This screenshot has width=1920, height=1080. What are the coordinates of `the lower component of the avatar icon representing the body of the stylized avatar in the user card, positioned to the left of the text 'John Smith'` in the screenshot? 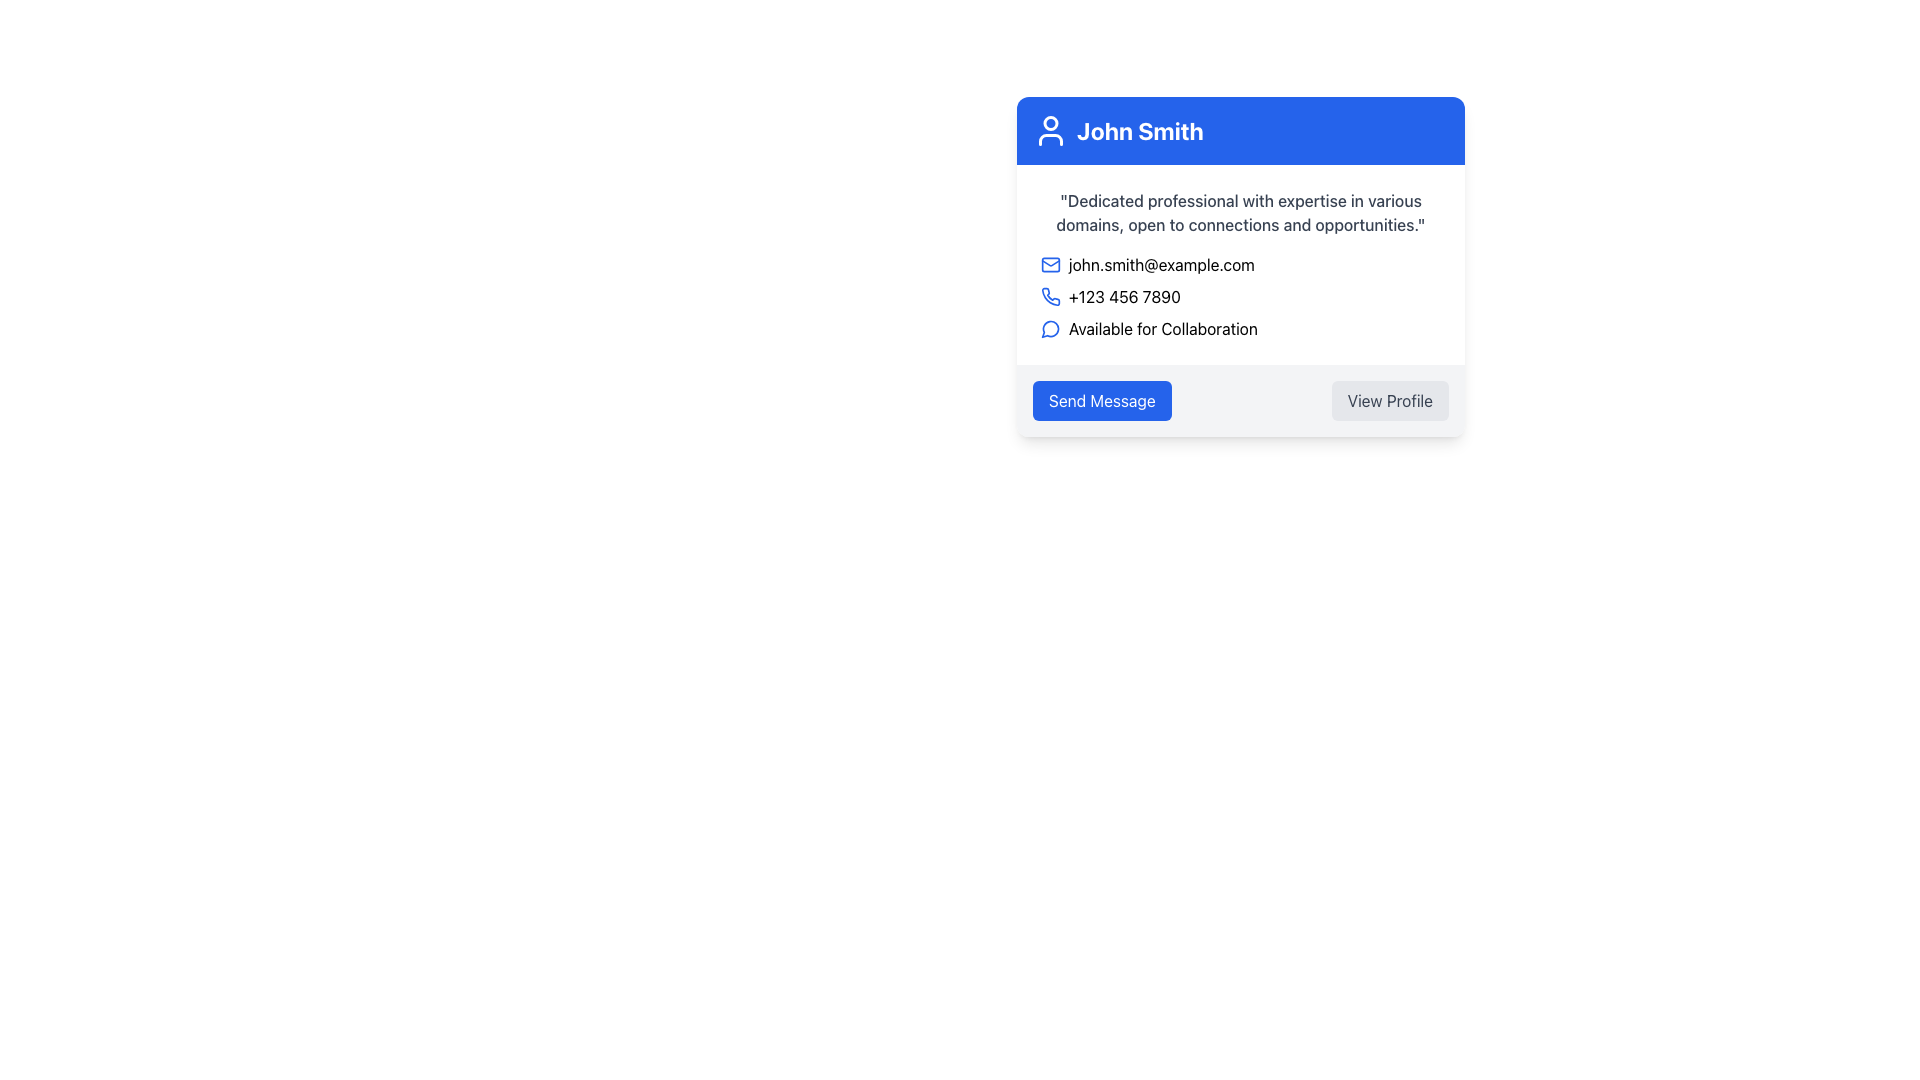 It's located at (1050, 138).